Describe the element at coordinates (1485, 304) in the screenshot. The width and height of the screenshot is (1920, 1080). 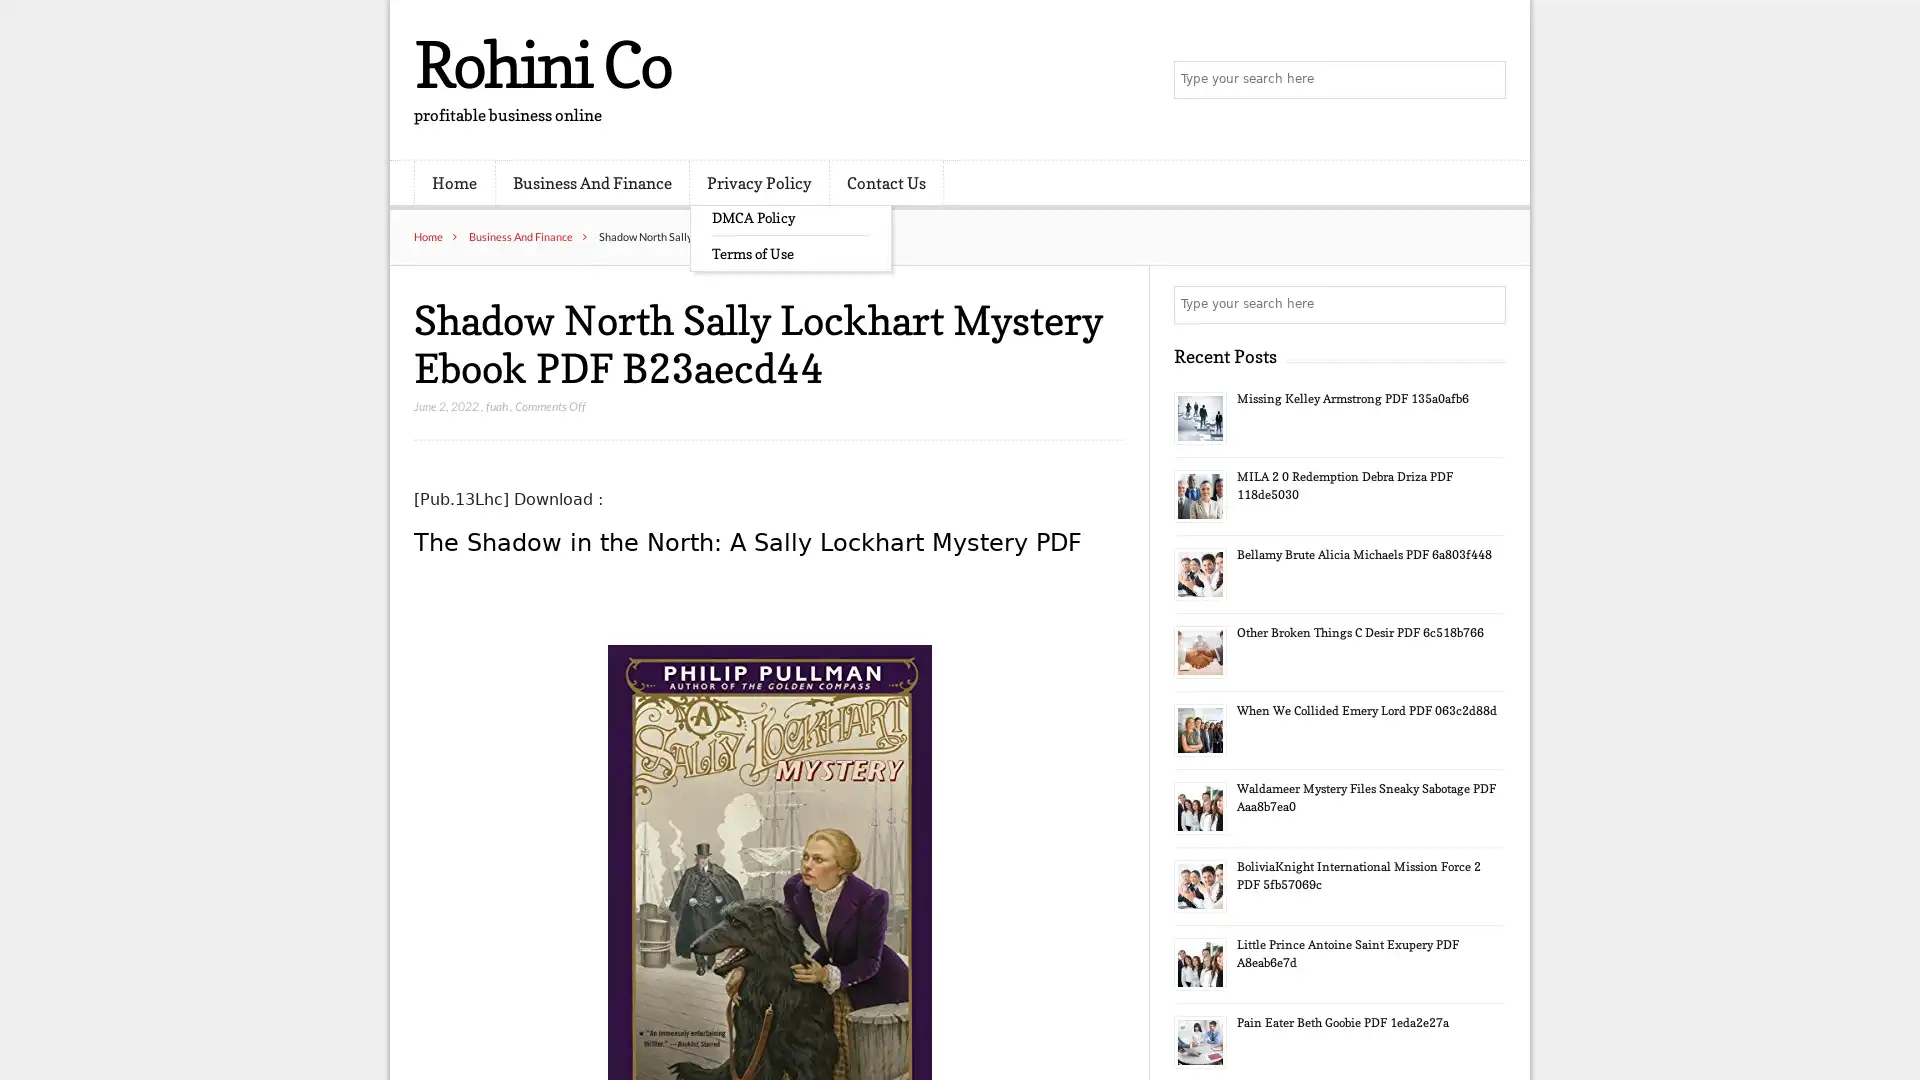
I see `Search` at that location.